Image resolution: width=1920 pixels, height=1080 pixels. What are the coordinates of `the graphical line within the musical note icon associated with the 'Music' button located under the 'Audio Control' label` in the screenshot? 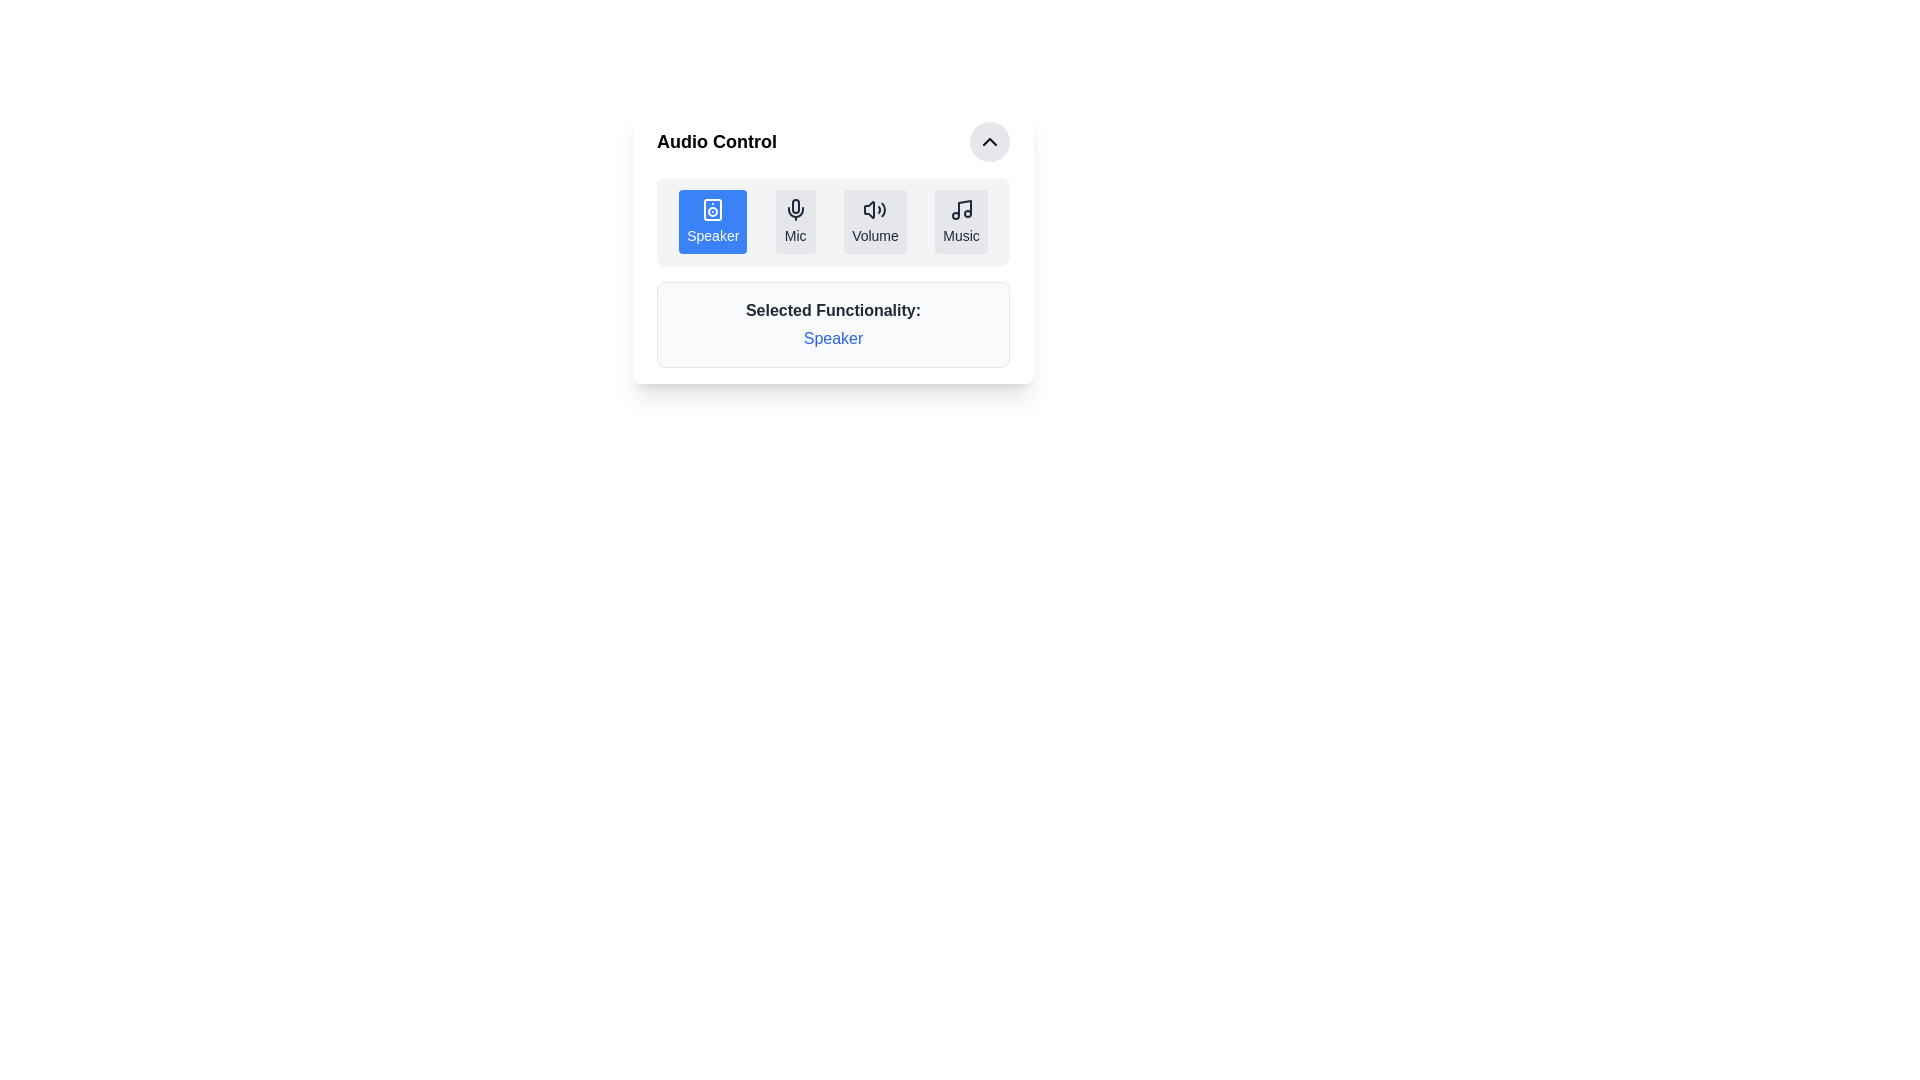 It's located at (964, 208).